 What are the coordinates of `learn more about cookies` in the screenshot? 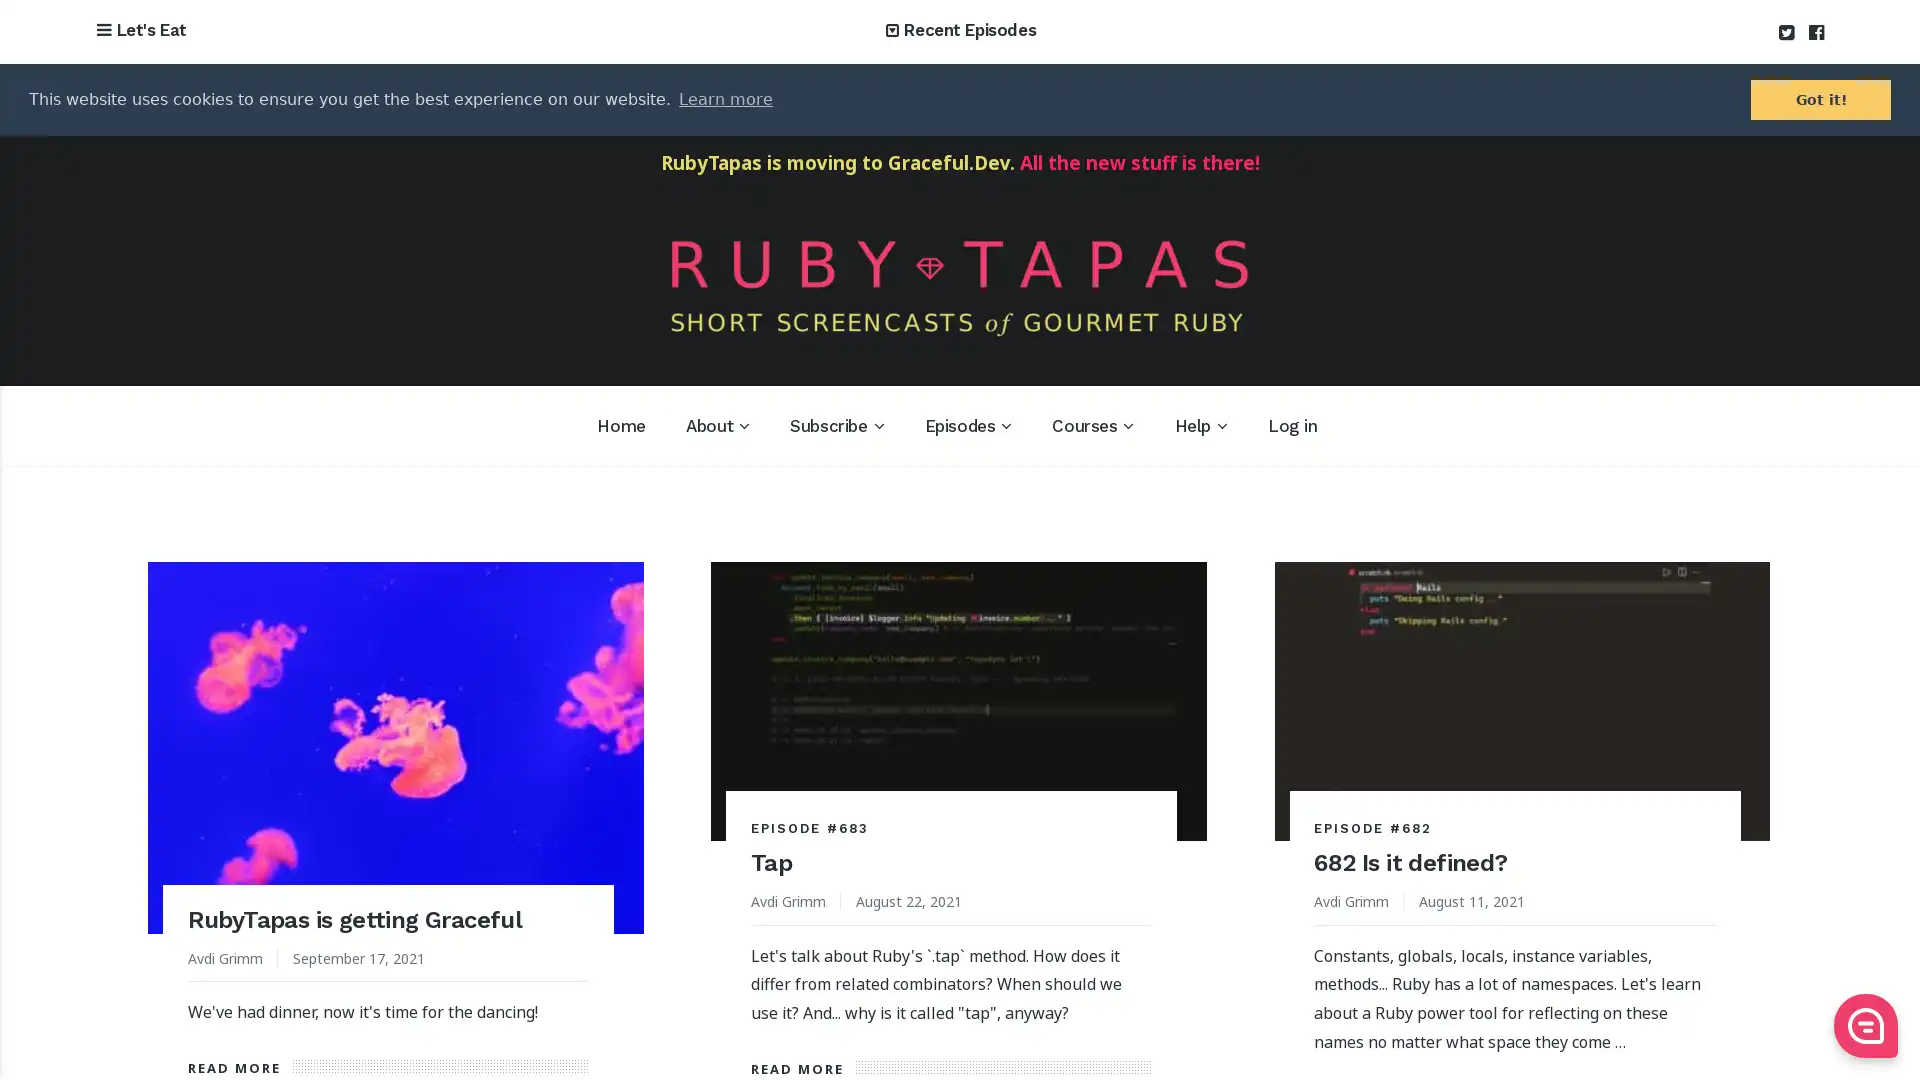 It's located at (724, 99).